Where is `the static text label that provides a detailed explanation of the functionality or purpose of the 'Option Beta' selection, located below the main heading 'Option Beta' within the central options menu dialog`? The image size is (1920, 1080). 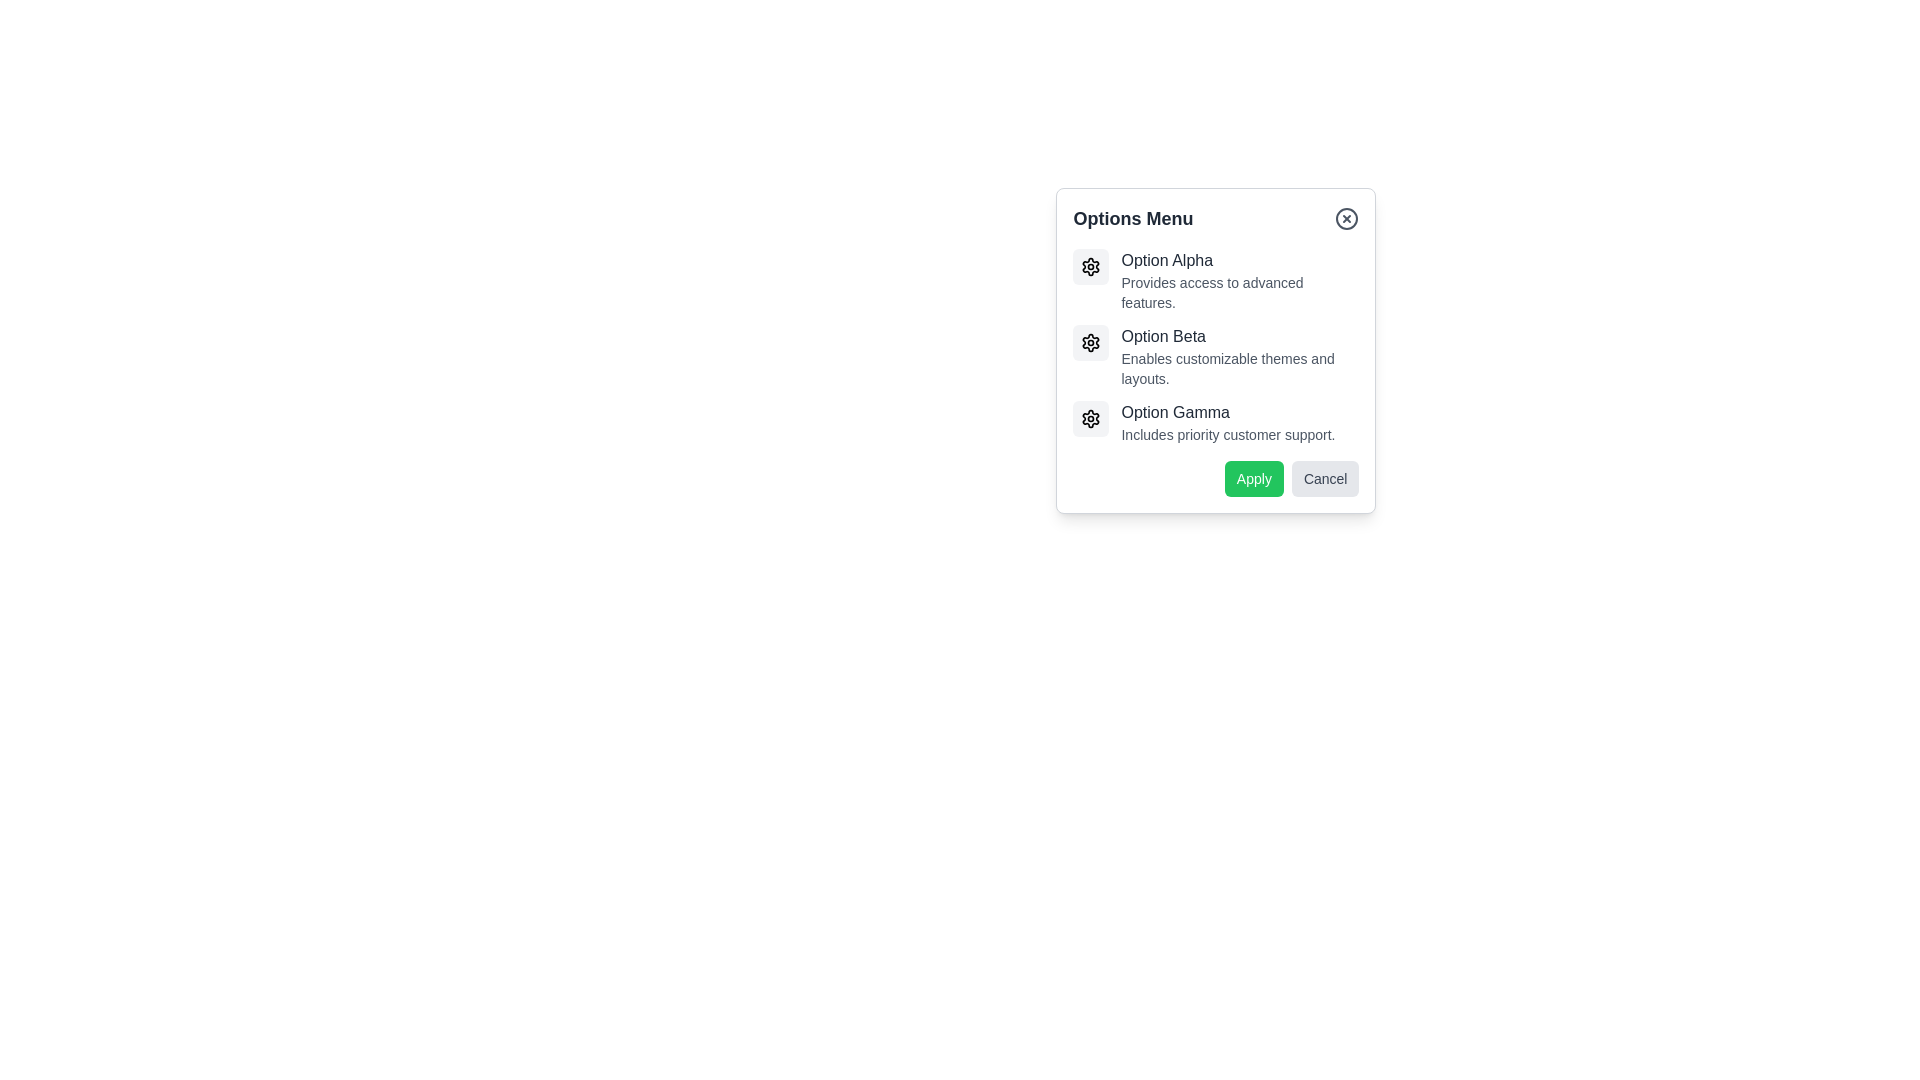
the static text label that provides a detailed explanation of the functionality or purpose of the 'Option Beta' selection, located below the main heading 'Option Beta' within the central options menu dialog is located at coordinates (1239, 369).